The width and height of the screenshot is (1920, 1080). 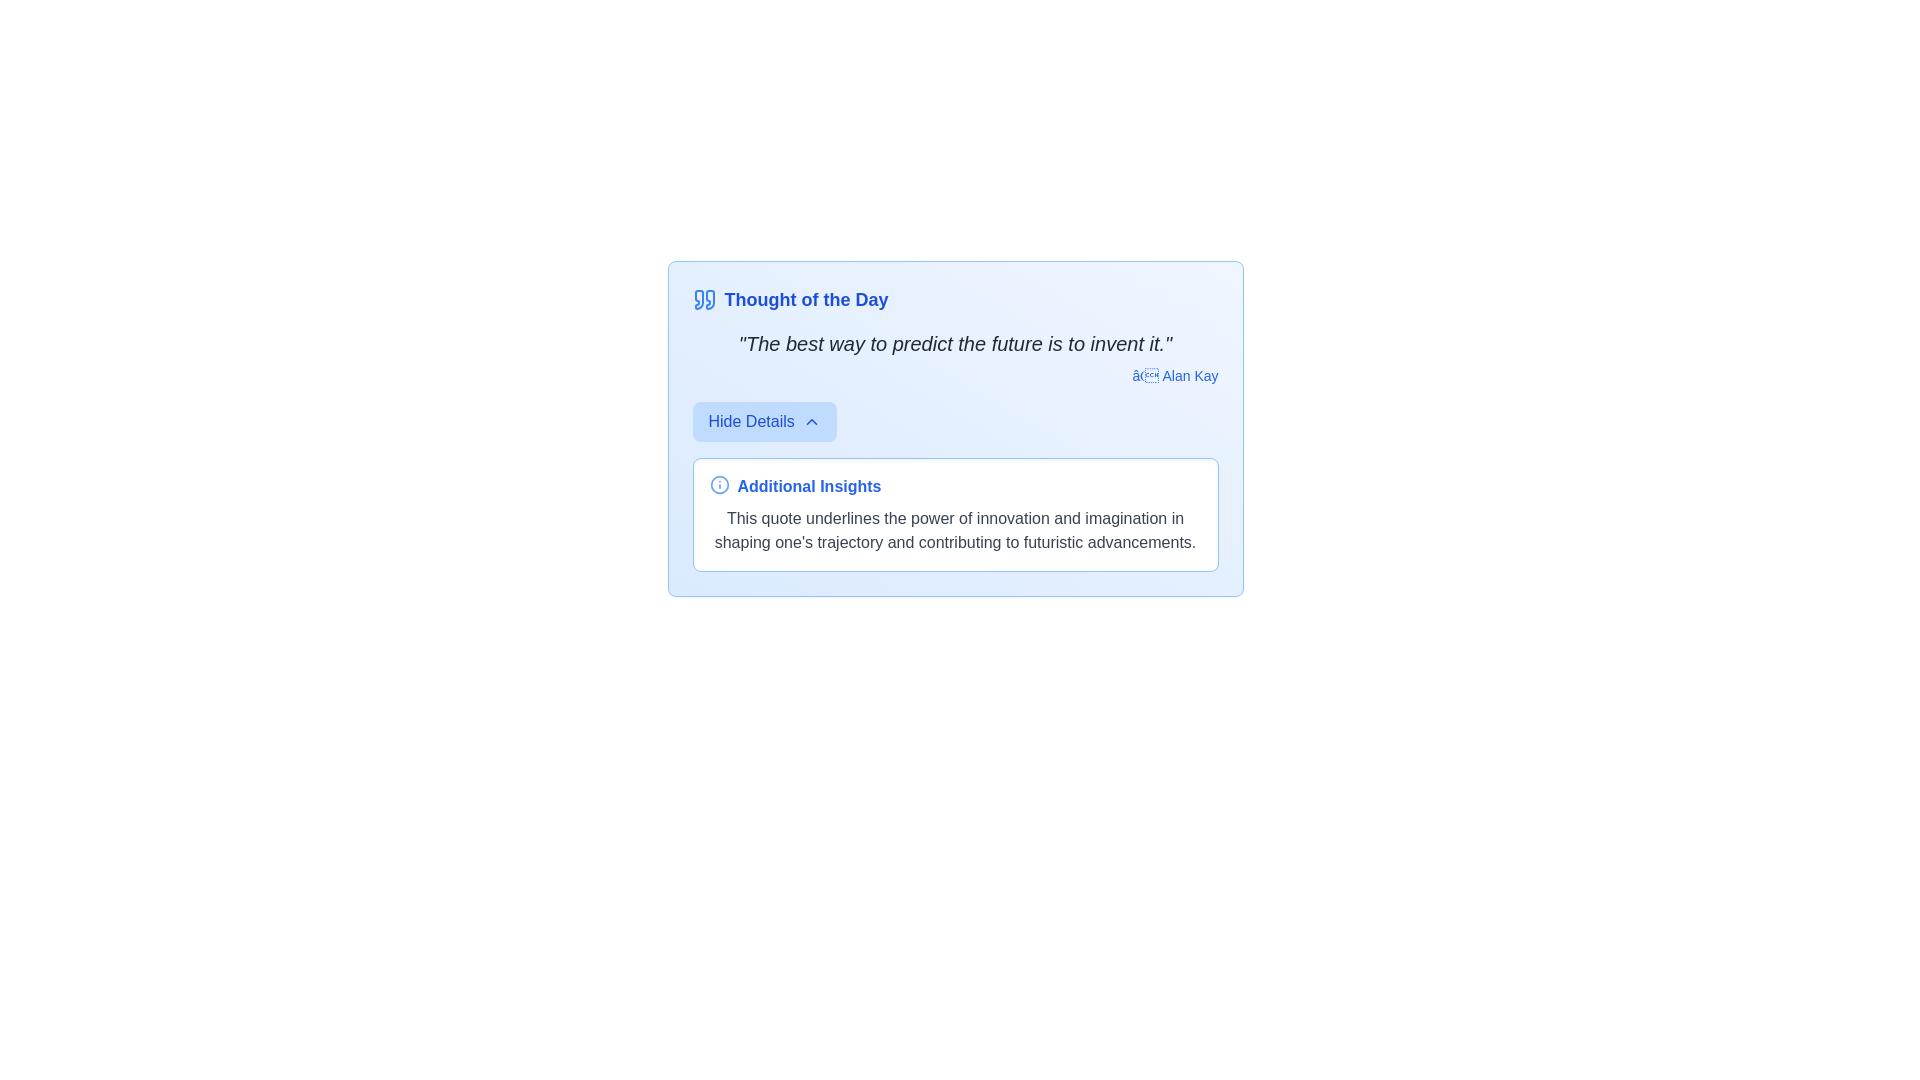 I want to click on the small circular icon with a blue outline and a centered dot located at the start of the 'Additional Insights' section, adjacent to the bold text 'Additional Insights', so click(x=719, y=485).